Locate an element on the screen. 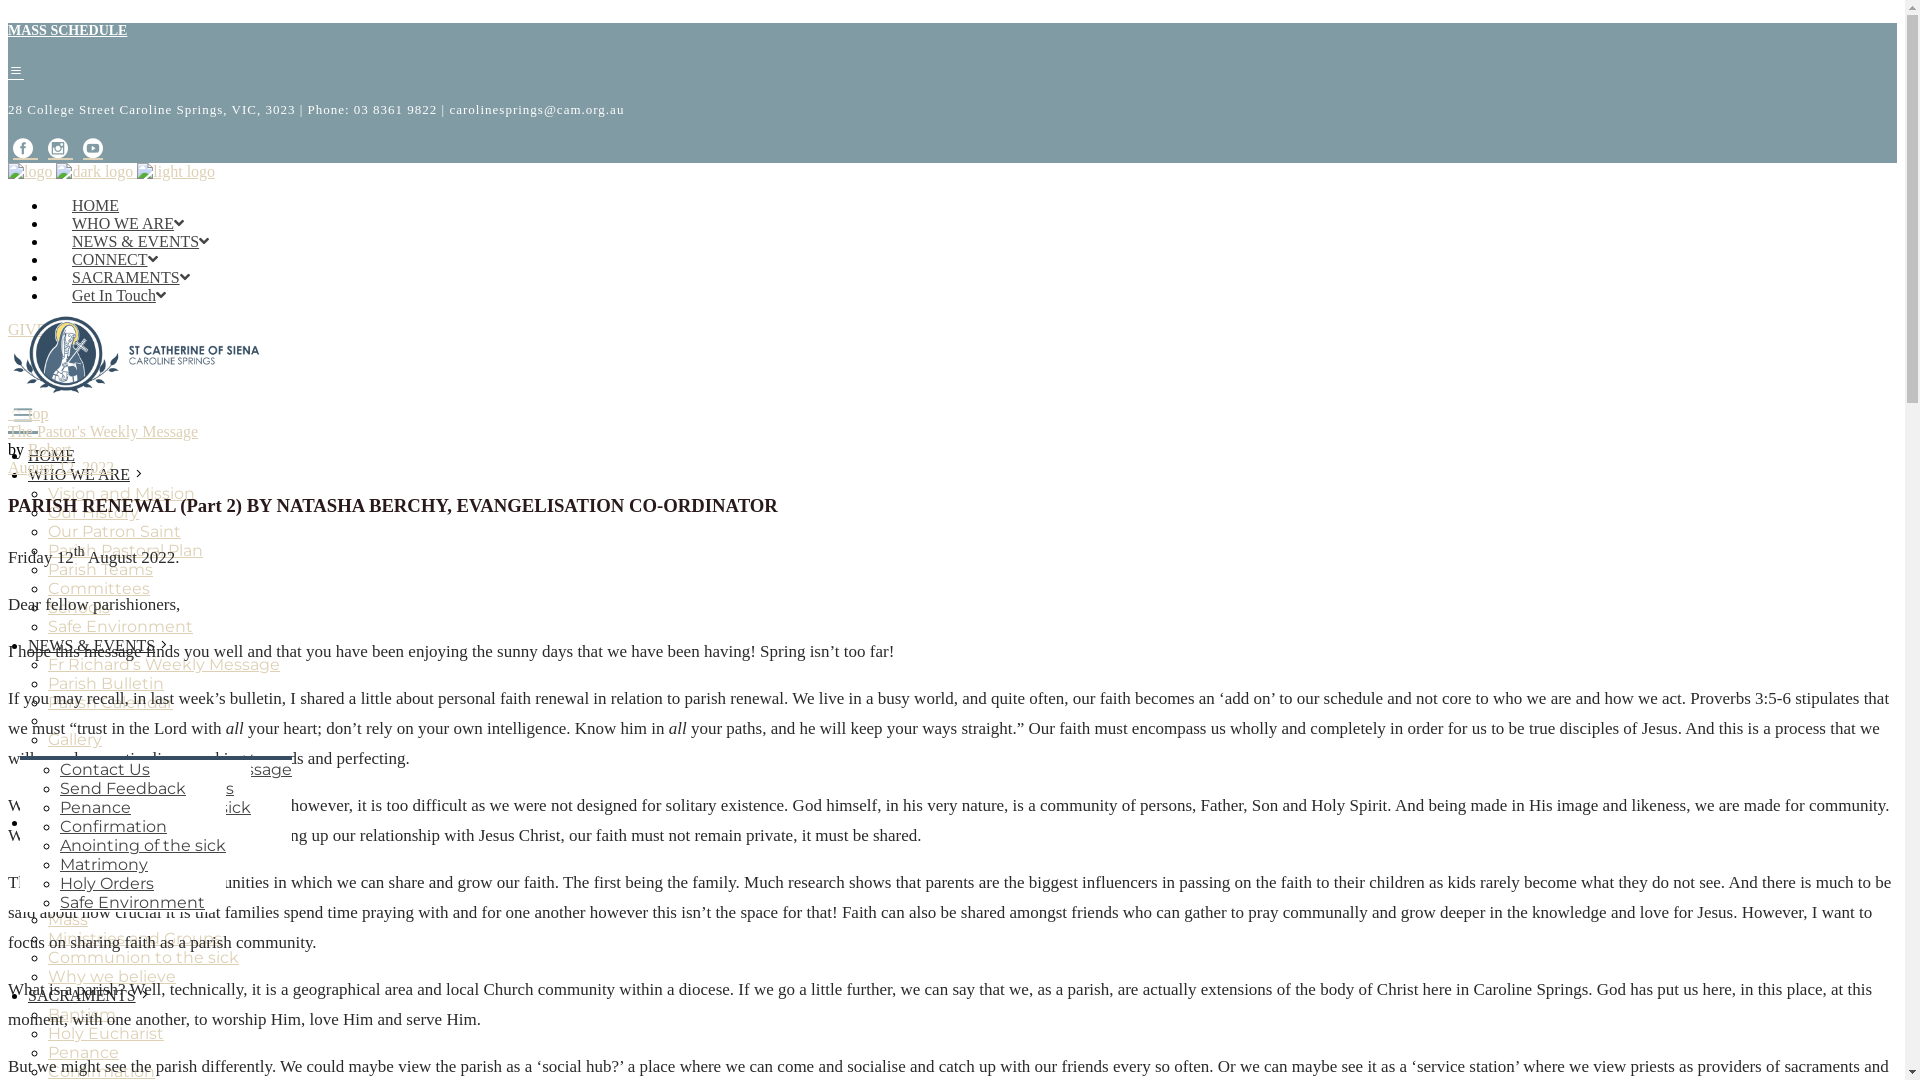  'Safe Environment' is located at coordinates (119, 625).